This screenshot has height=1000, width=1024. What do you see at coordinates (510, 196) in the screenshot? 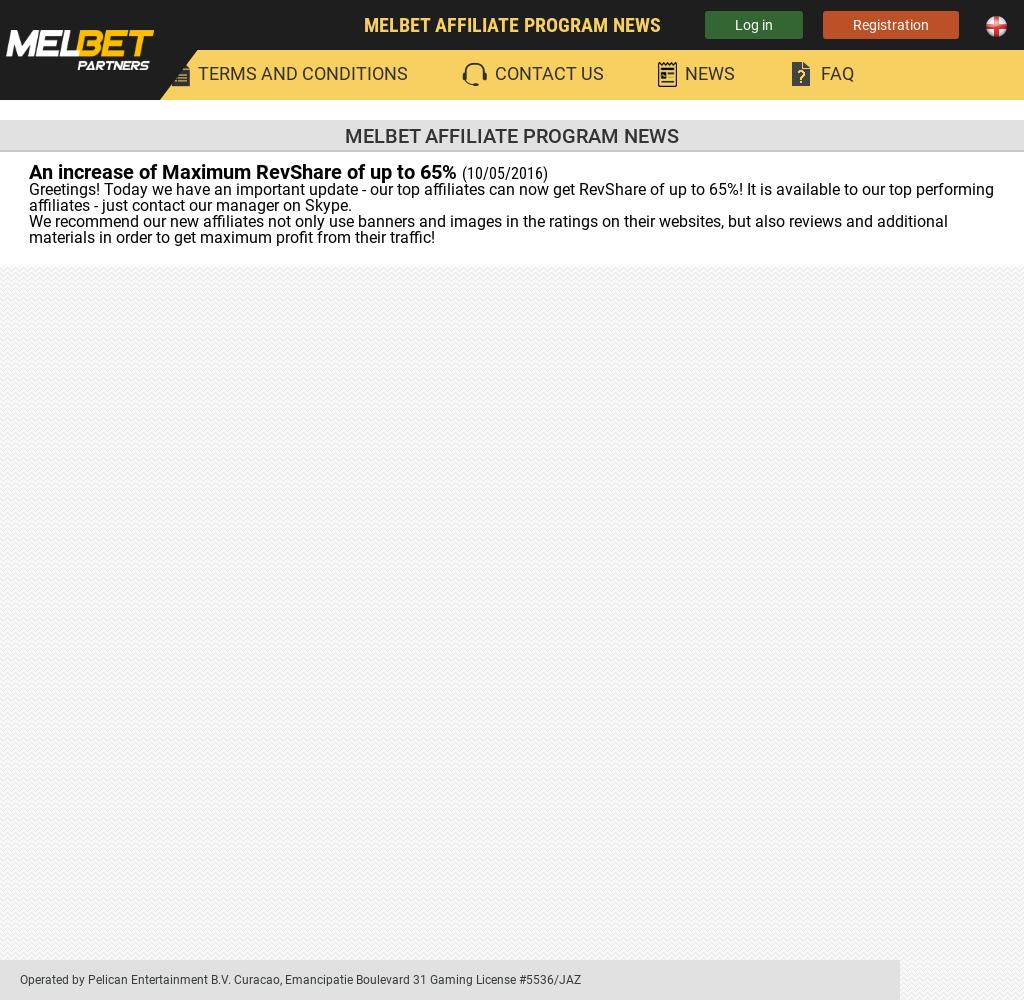
I see `'Greetings! Today we have an important update - our top affiliates can now get RevShare of up to 65%! It is available to our top performing affiliates - just contact our manager on Skype.'` at bounding box center [510, 196].